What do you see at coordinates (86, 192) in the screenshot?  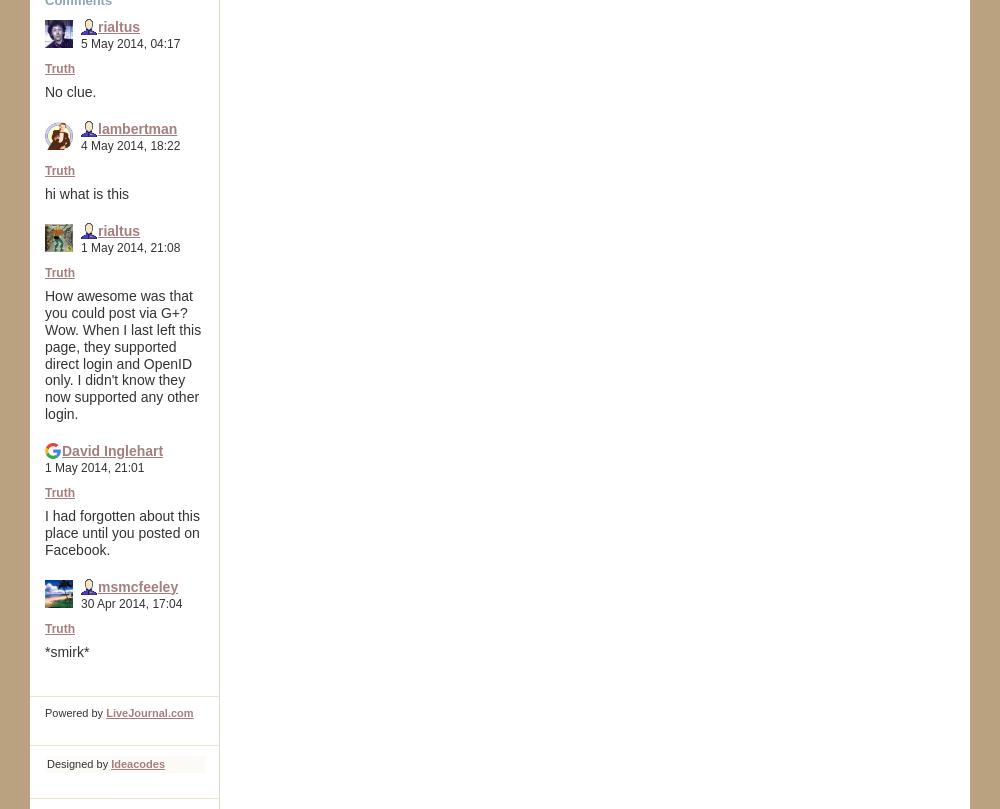 I see `'hi what is this'` at bounding box center [86, 192].